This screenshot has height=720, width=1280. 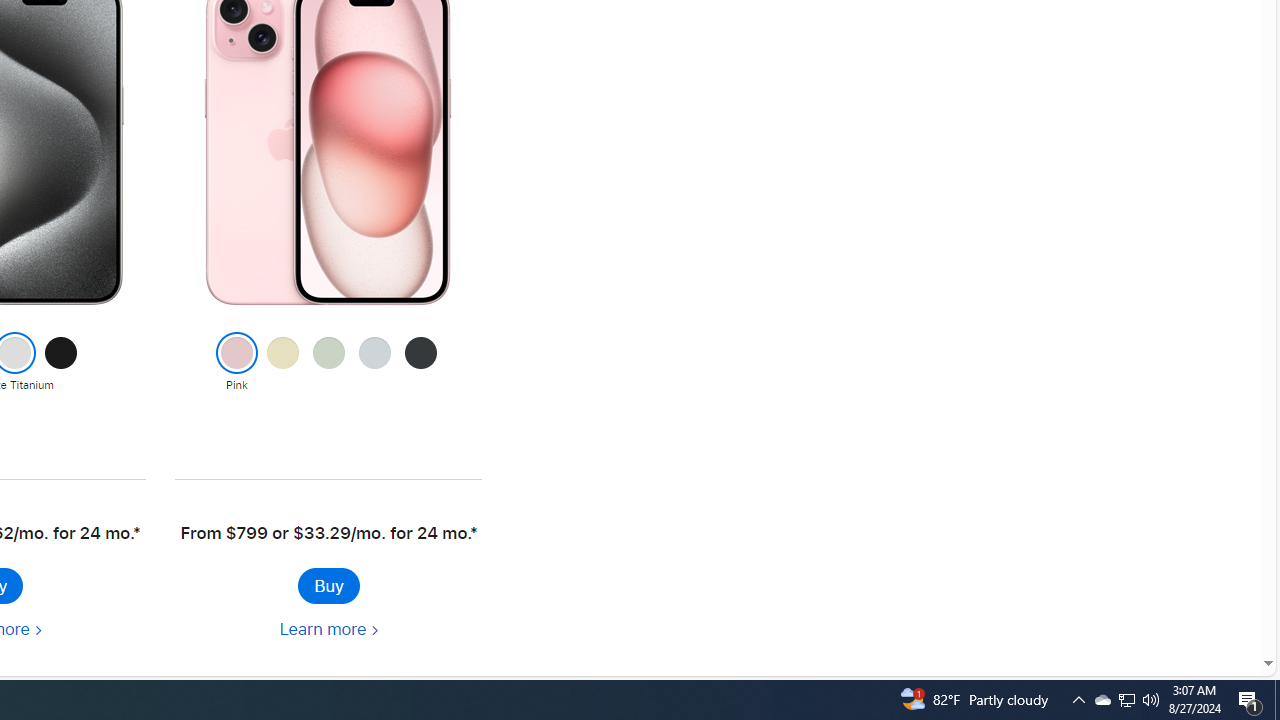 What do you see at coordinates (328, 628) in the screenshot?
I see `'Learn more about iPhone 15'` at bounding box center [328, 628].